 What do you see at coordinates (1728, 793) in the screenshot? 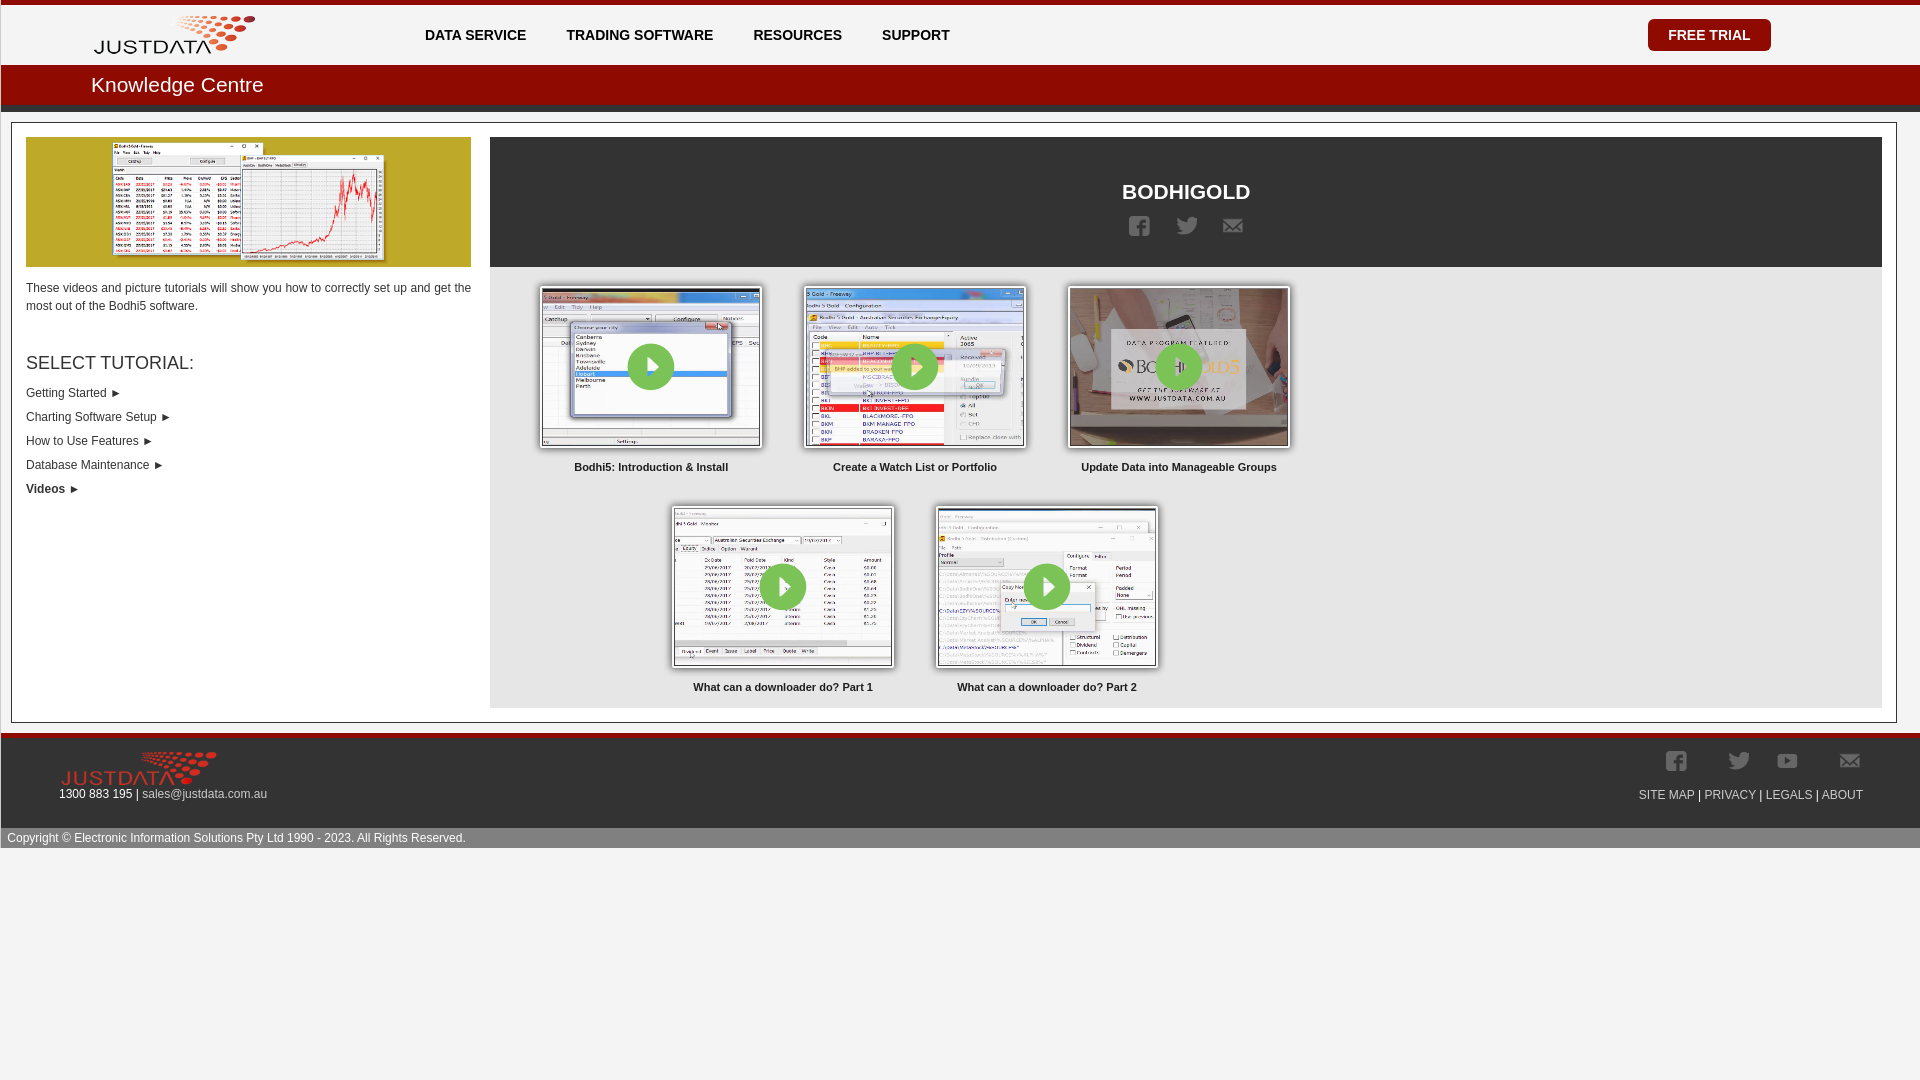
I see `'PRIVACY'` at bounding box center [1728, 793].